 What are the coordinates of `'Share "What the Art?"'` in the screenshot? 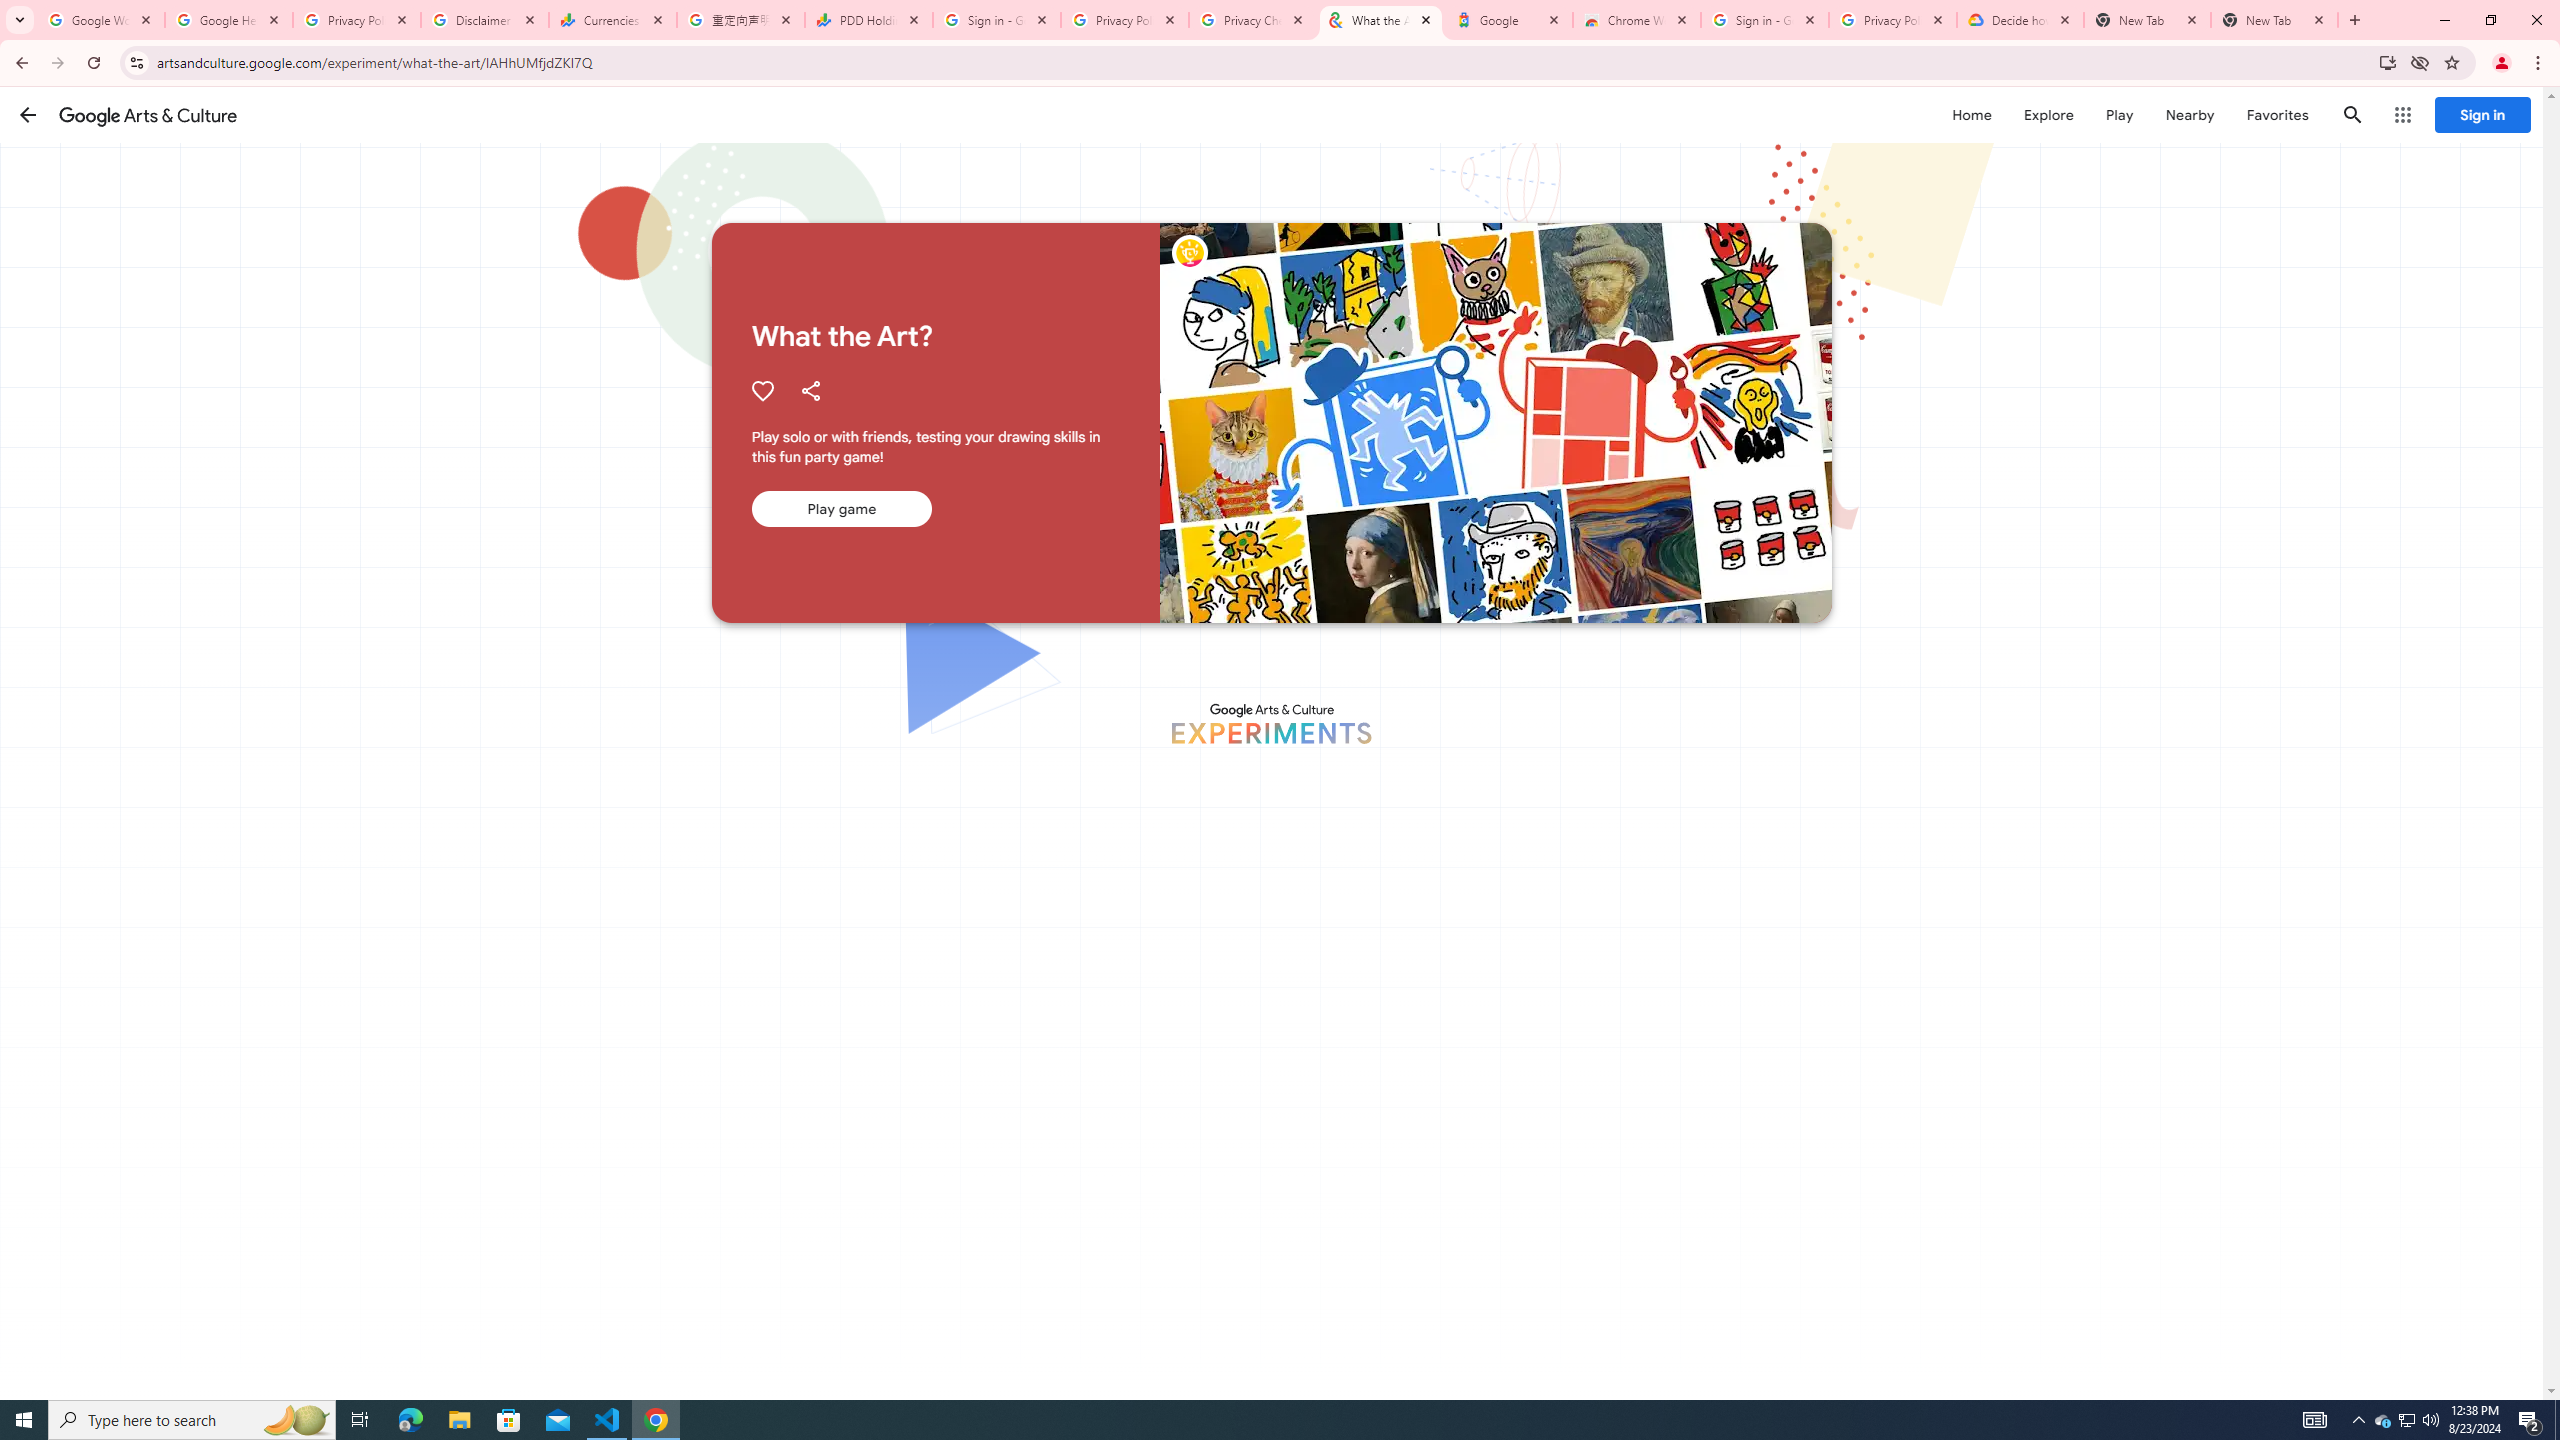 It's located at (810, 390).